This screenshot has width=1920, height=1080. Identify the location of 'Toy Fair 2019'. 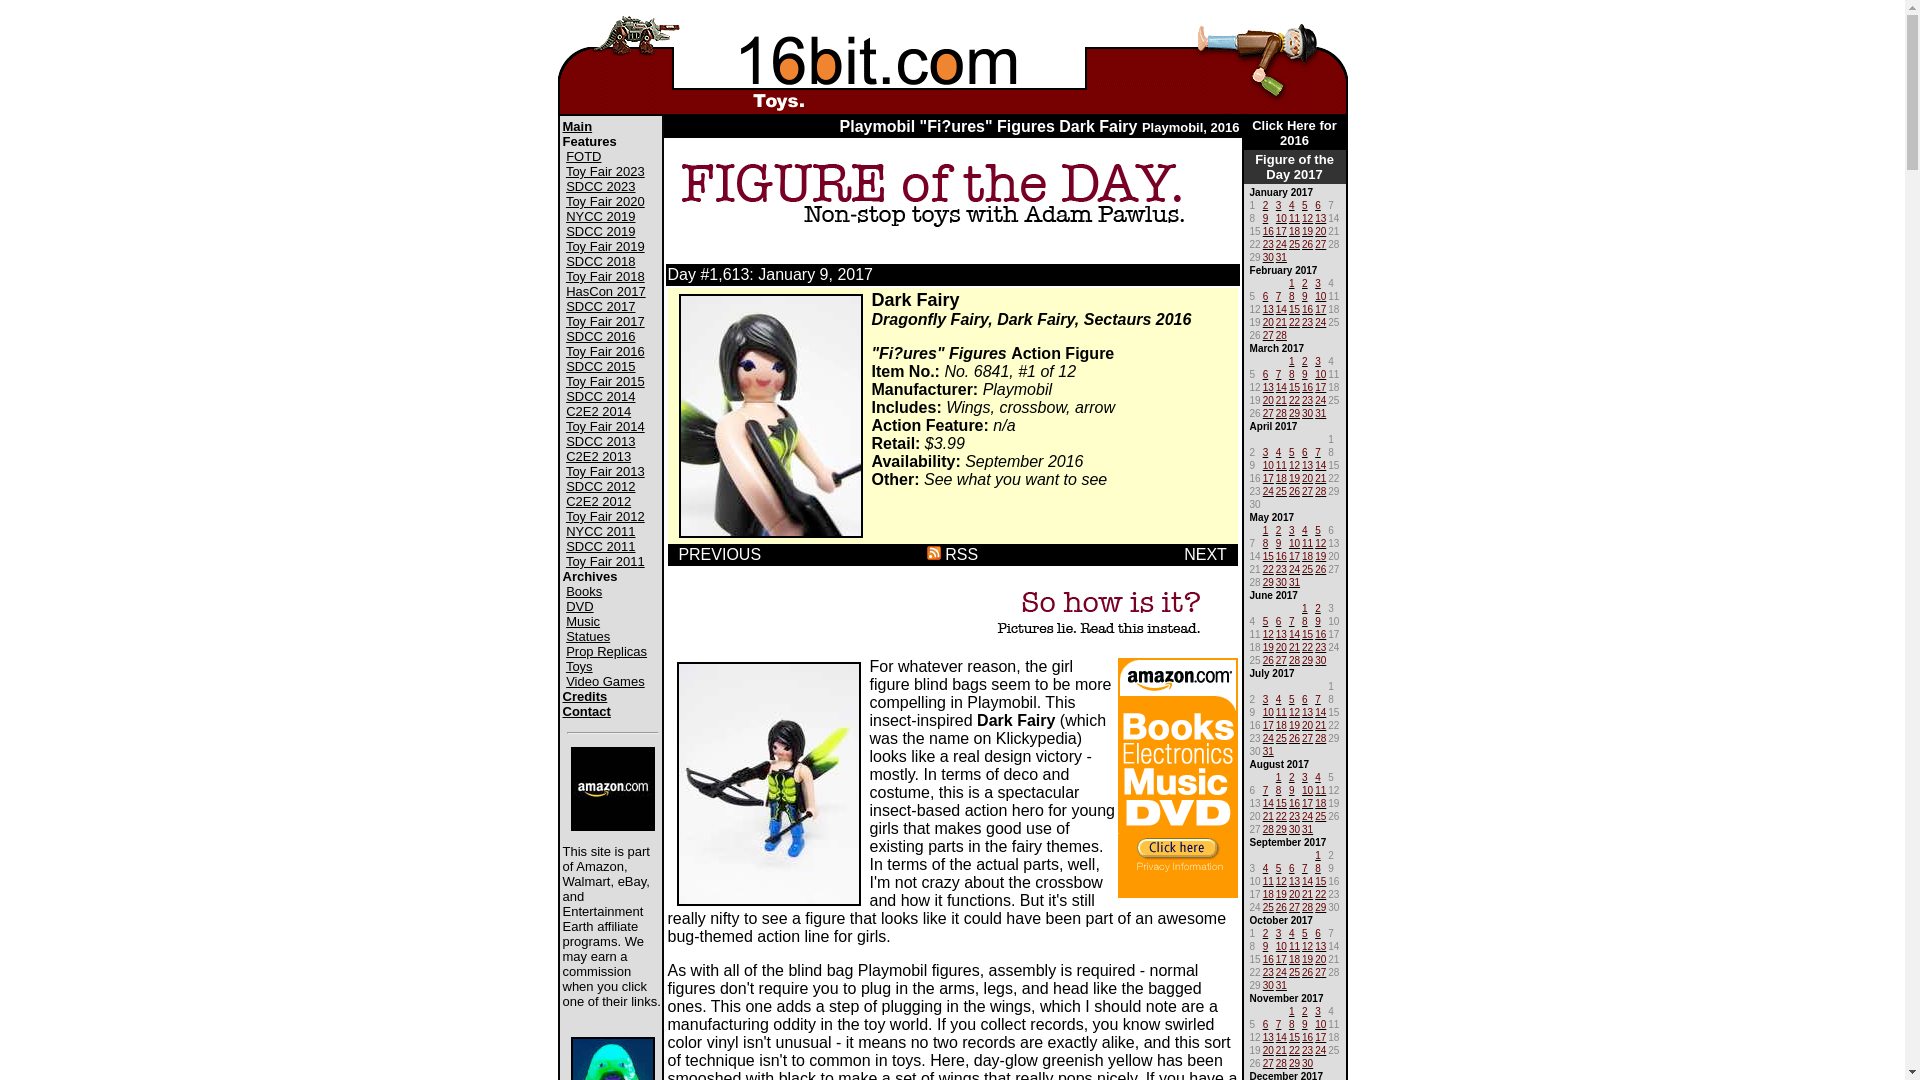
(604, 245).